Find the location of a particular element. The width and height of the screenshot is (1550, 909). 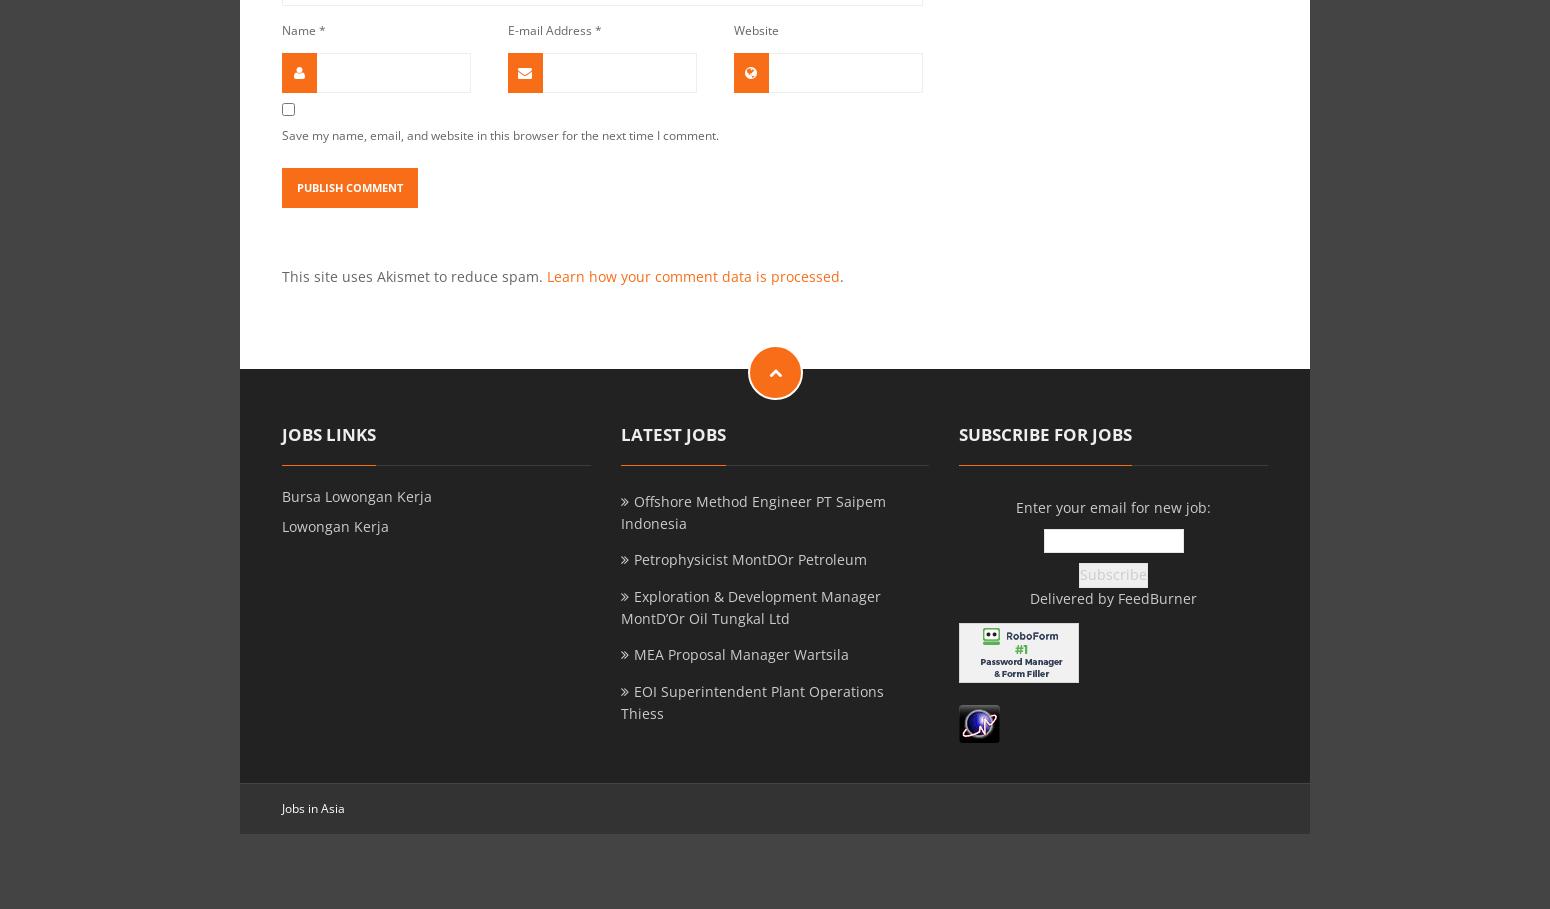

'MEA Proposal Manager Wartsila' is located at coordinates (740, 653).